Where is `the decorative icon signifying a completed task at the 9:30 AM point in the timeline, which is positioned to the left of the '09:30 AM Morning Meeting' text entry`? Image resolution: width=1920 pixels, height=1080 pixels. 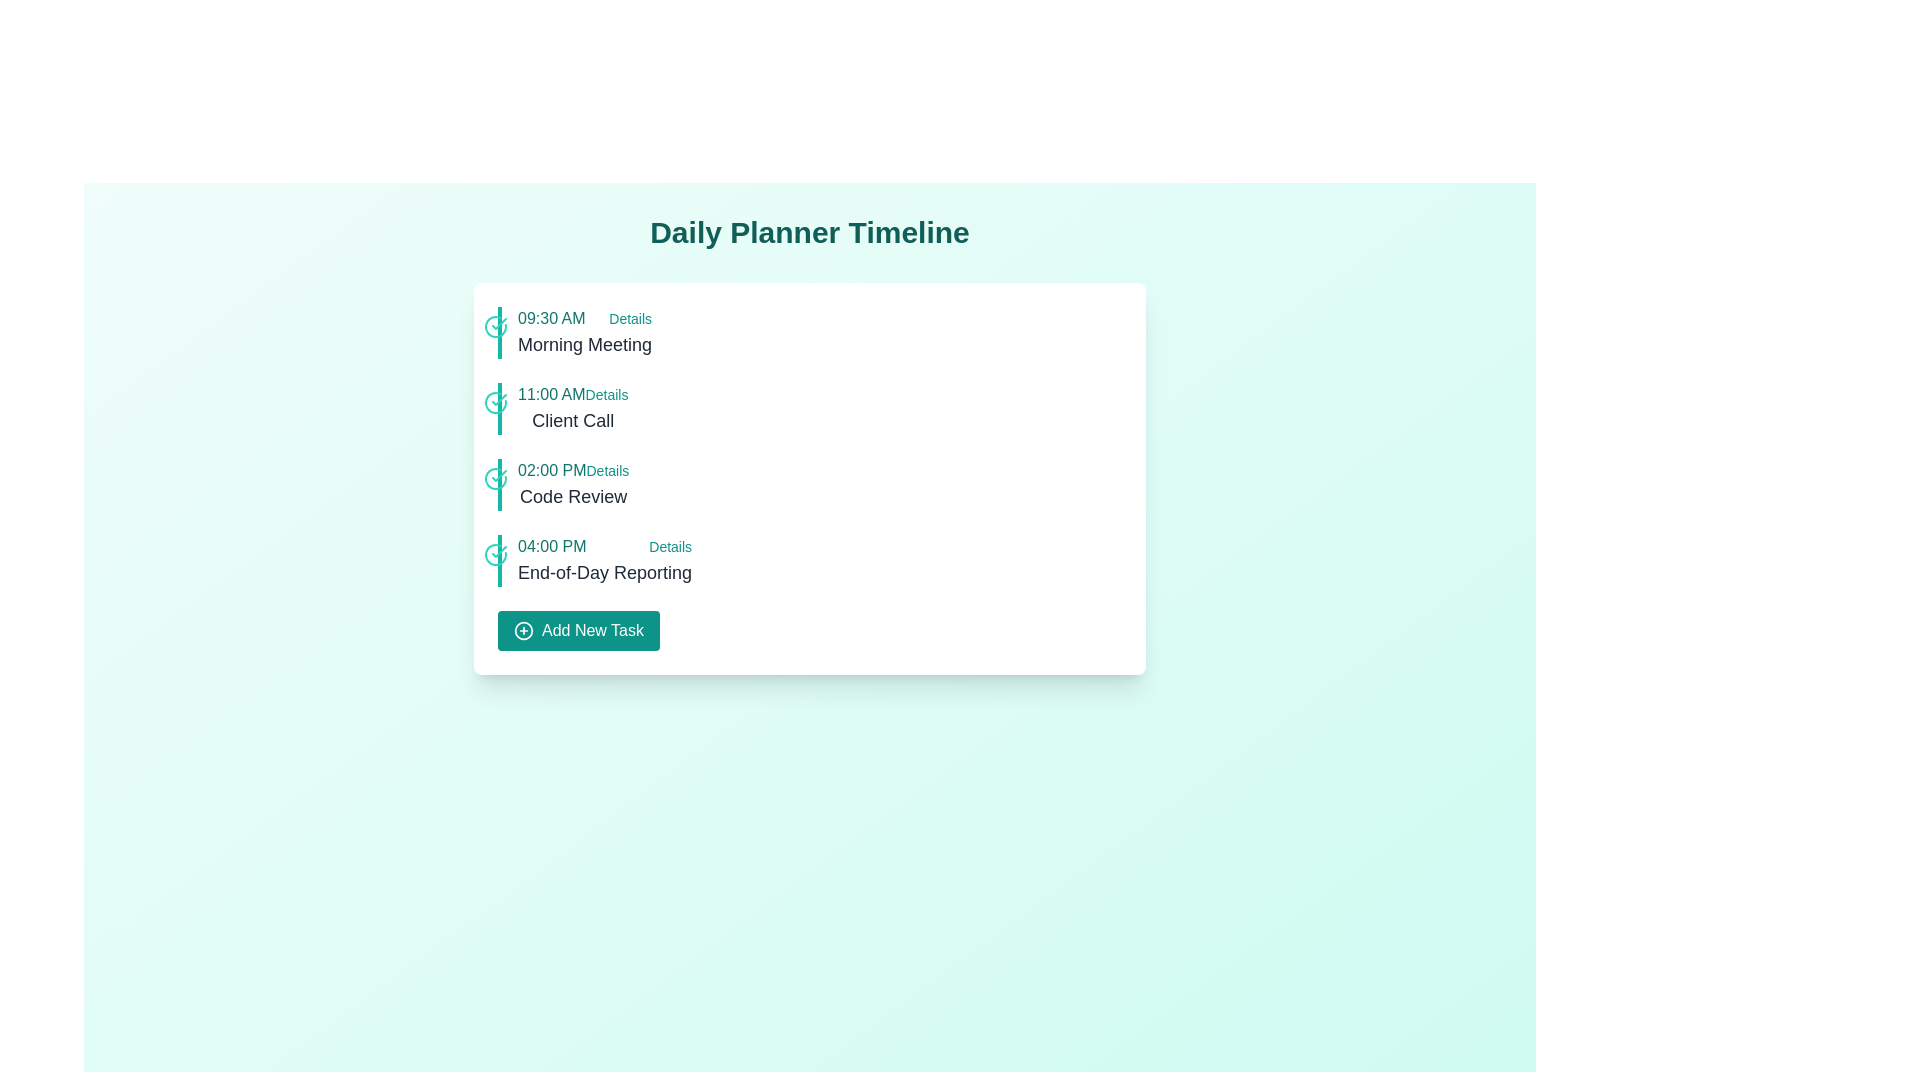
the decorative icon signifying a completed task at the 9:30 AM point in the timeline, which is positioned to the left of the '09:30 AM Morning Meeting' text entry is located at coordinates (495, 326).